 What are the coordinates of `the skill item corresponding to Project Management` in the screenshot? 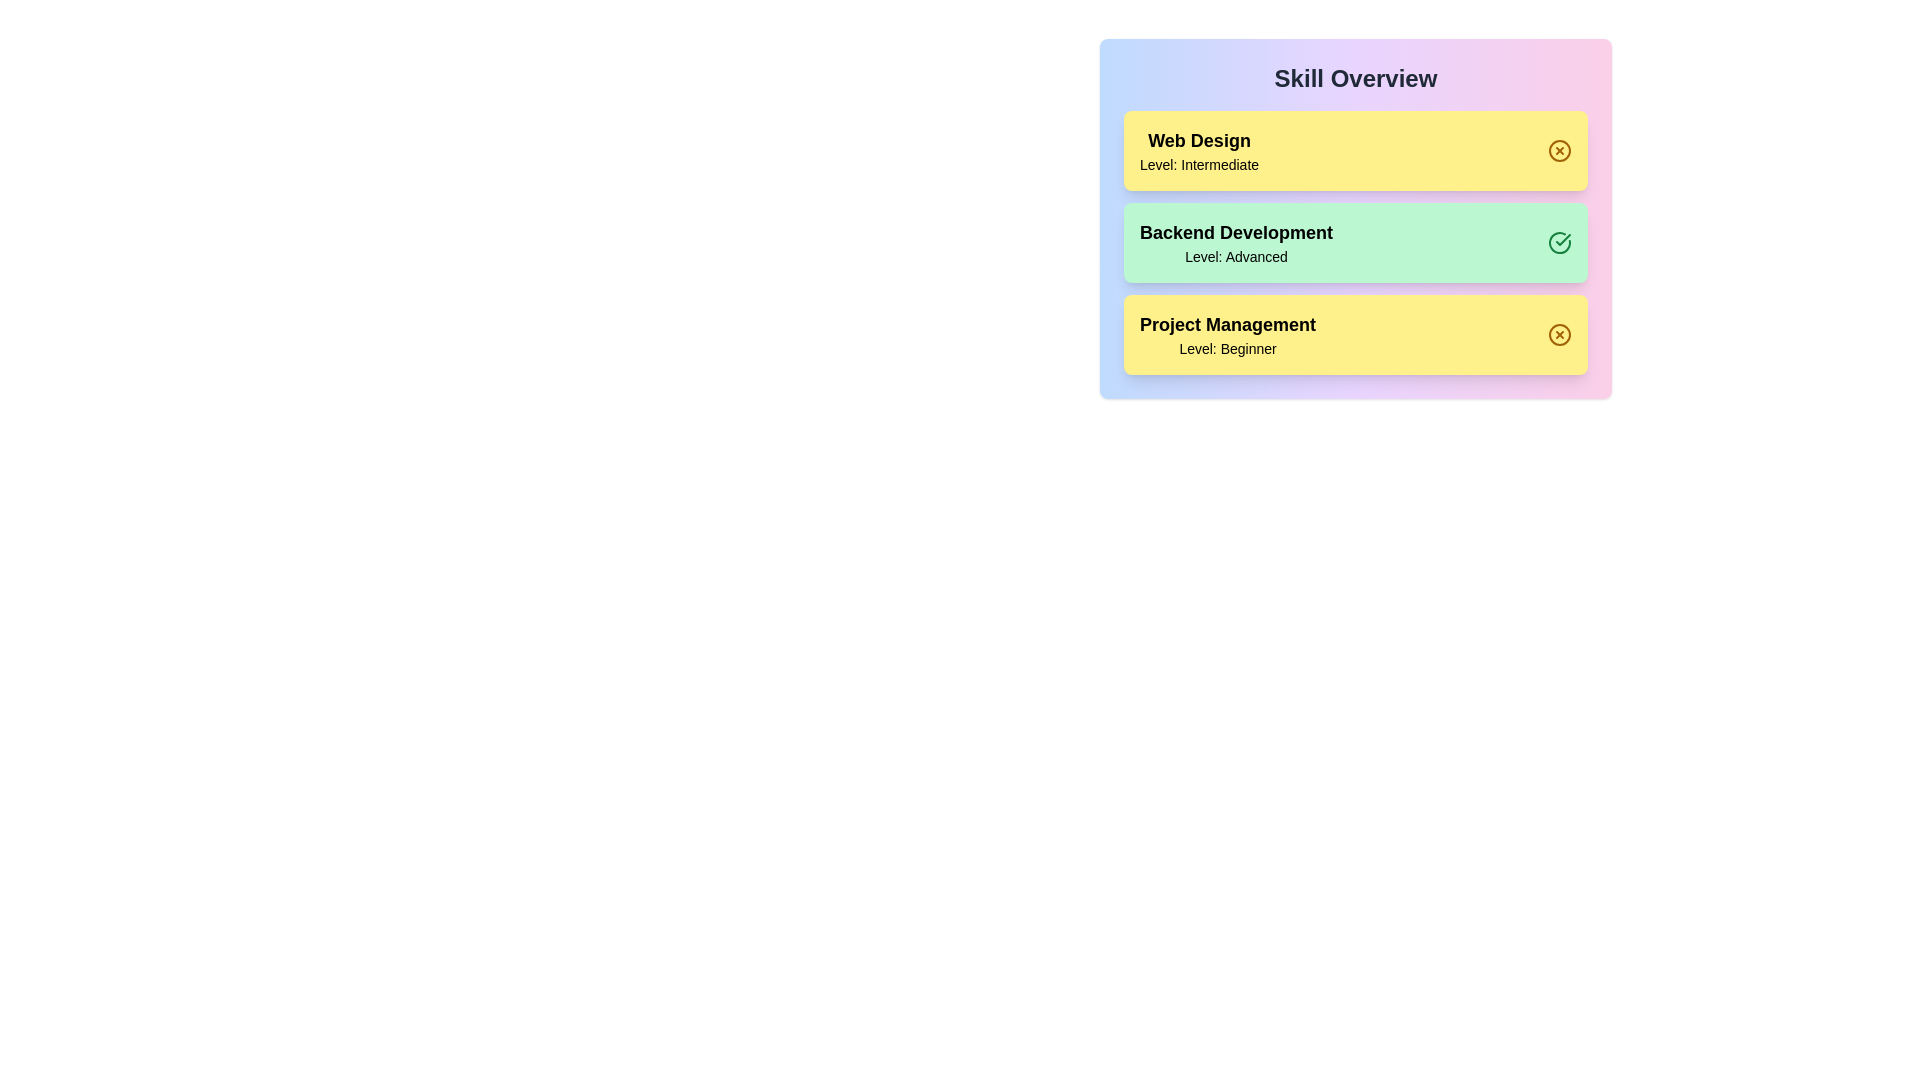 It's located at (1356, 334).